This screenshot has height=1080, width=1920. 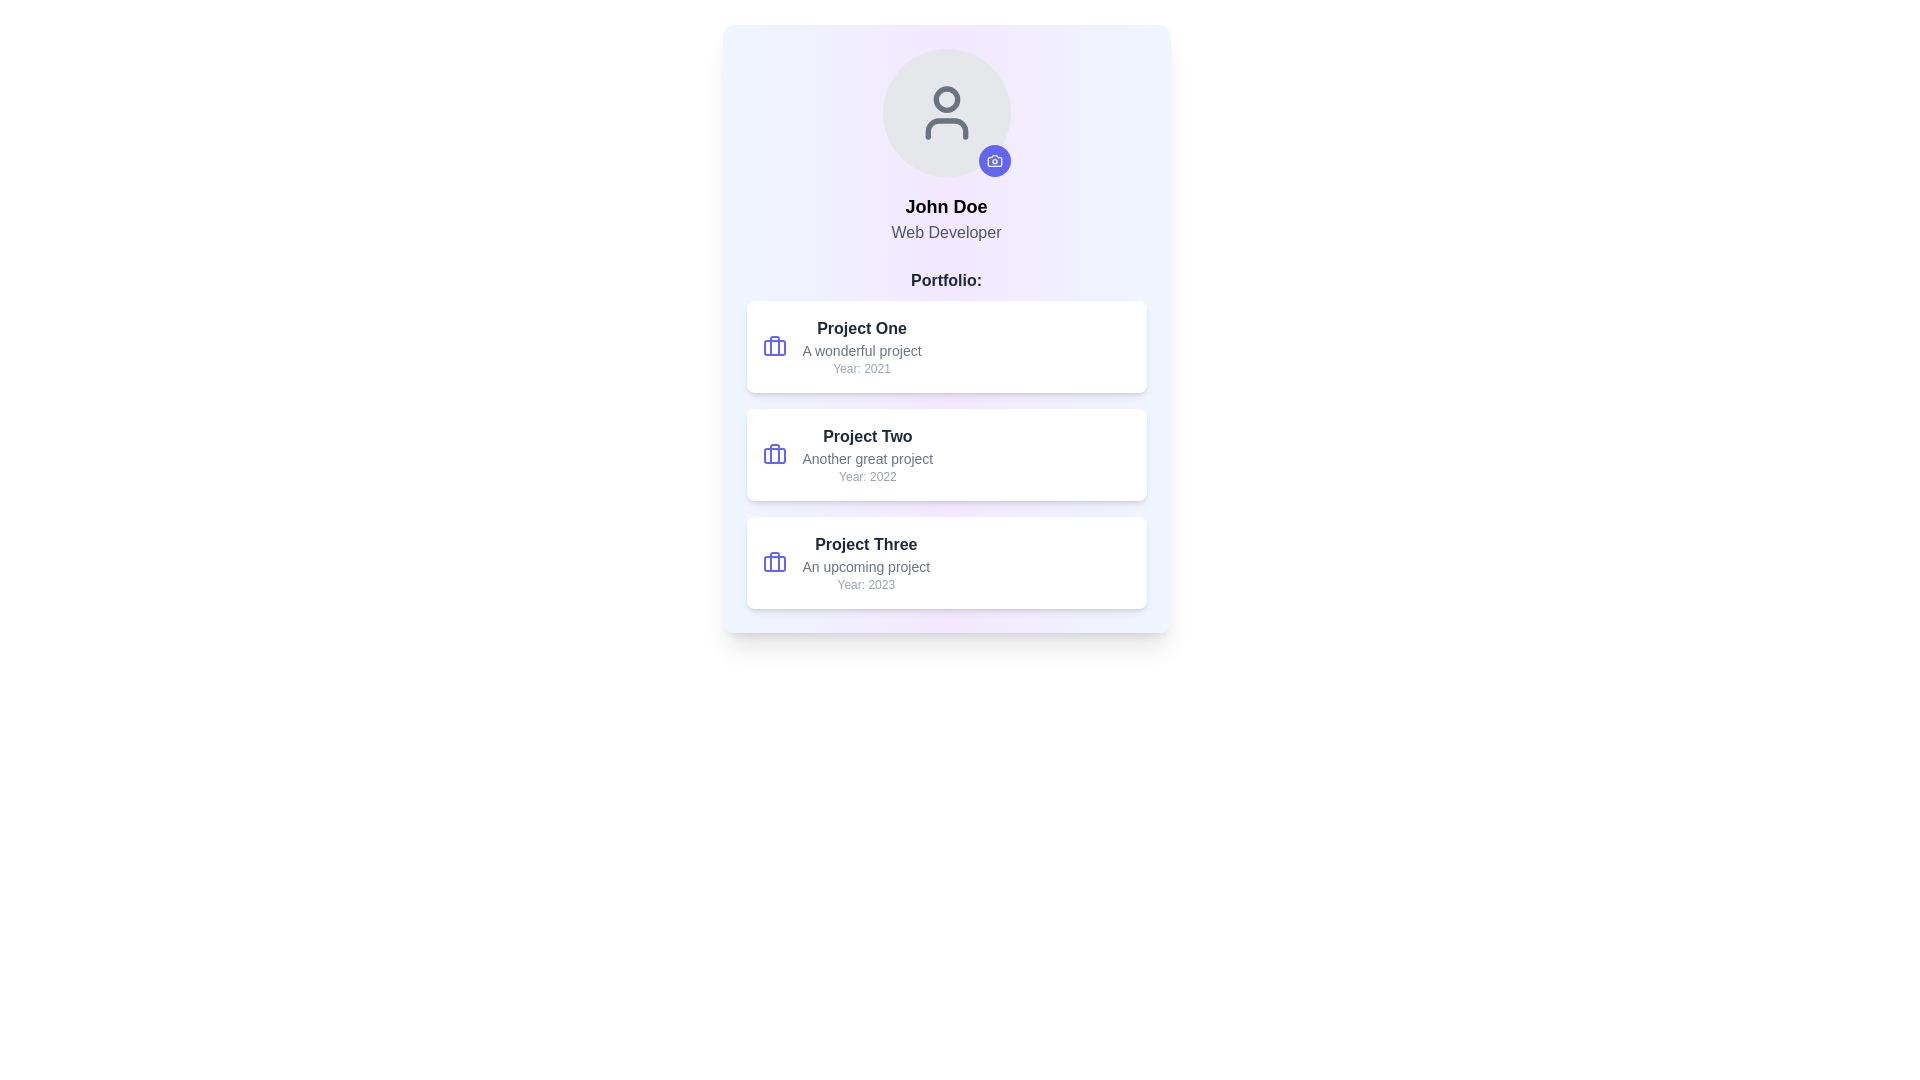 I want to click on the decorative vertical line in the SVG icon within the second project card under 'Project Two', which is part of the gift icon next to the project title, so click(x=773, y=454).